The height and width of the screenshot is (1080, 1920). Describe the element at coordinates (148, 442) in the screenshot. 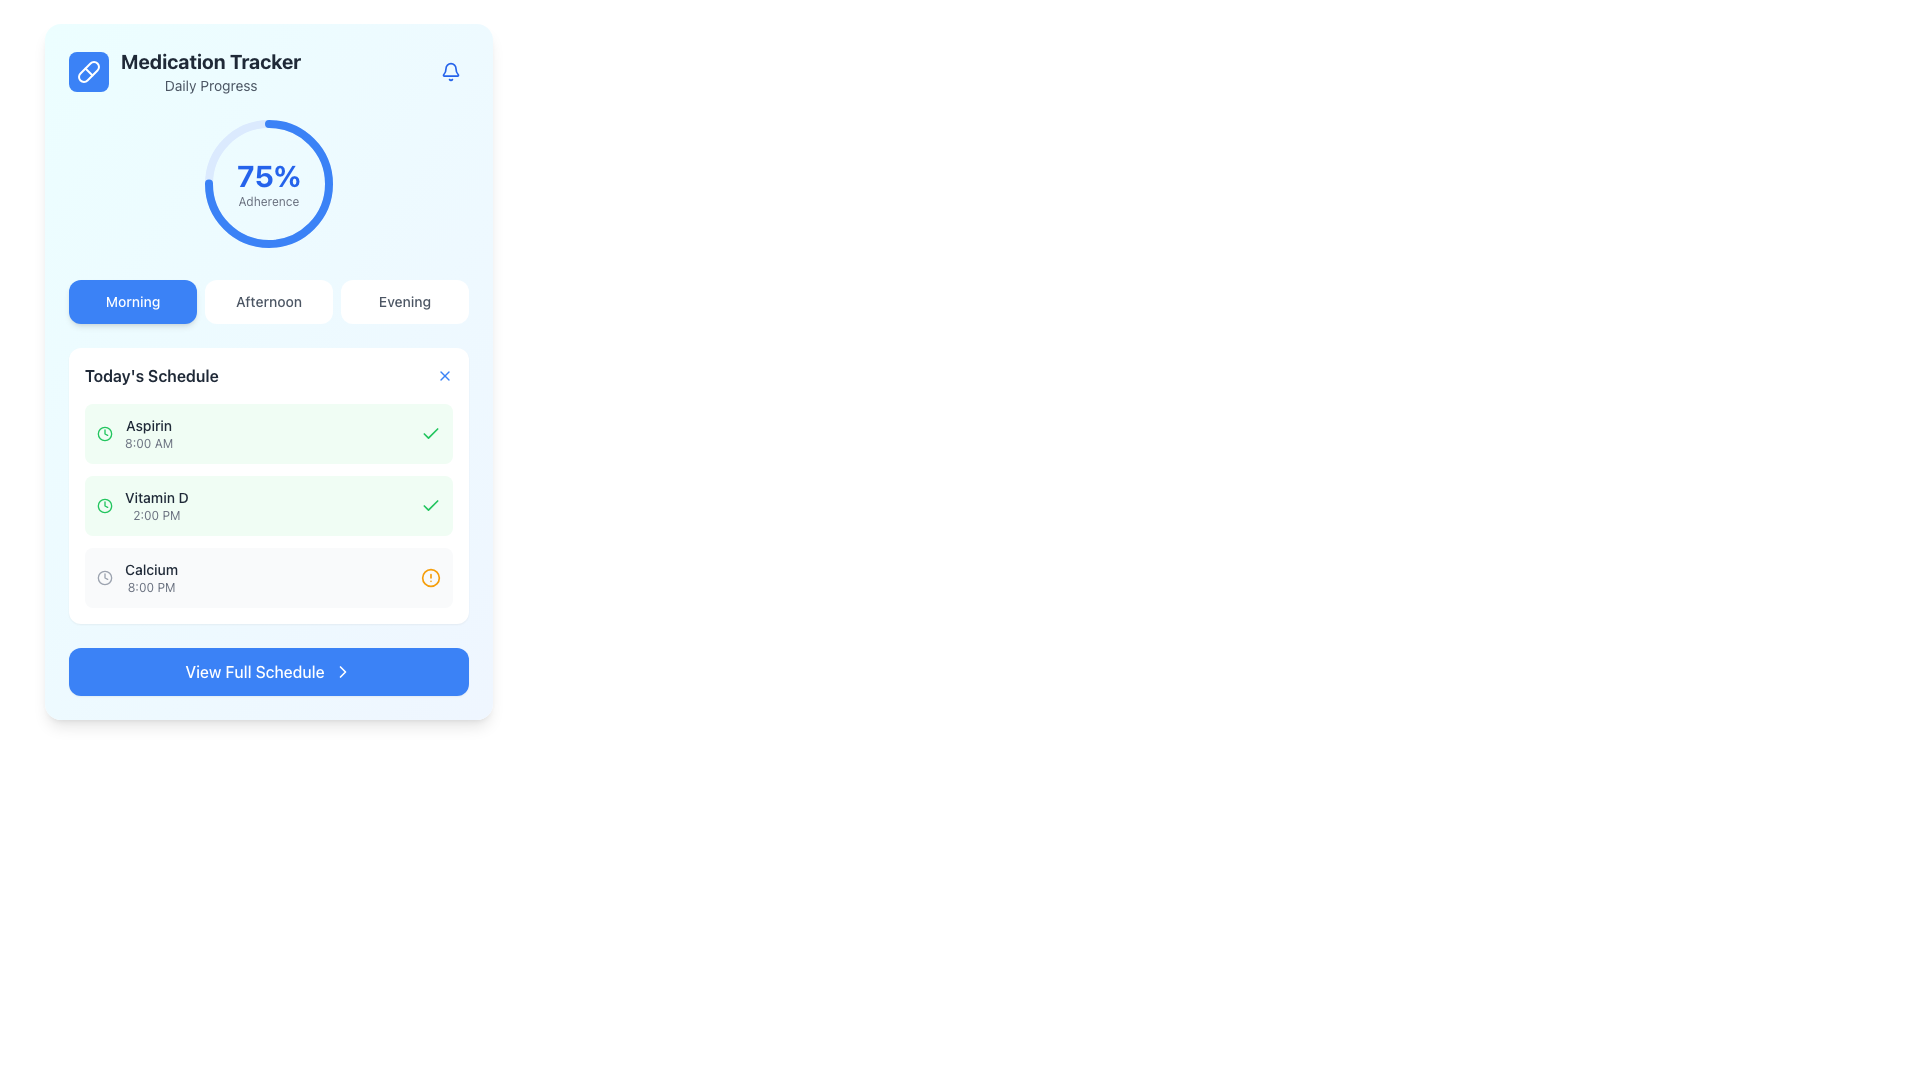

I see `the text element displaying '8:00 AM', which is located below 'Aspirin' in the 'Today's Schedule' section with a green background` at that location.